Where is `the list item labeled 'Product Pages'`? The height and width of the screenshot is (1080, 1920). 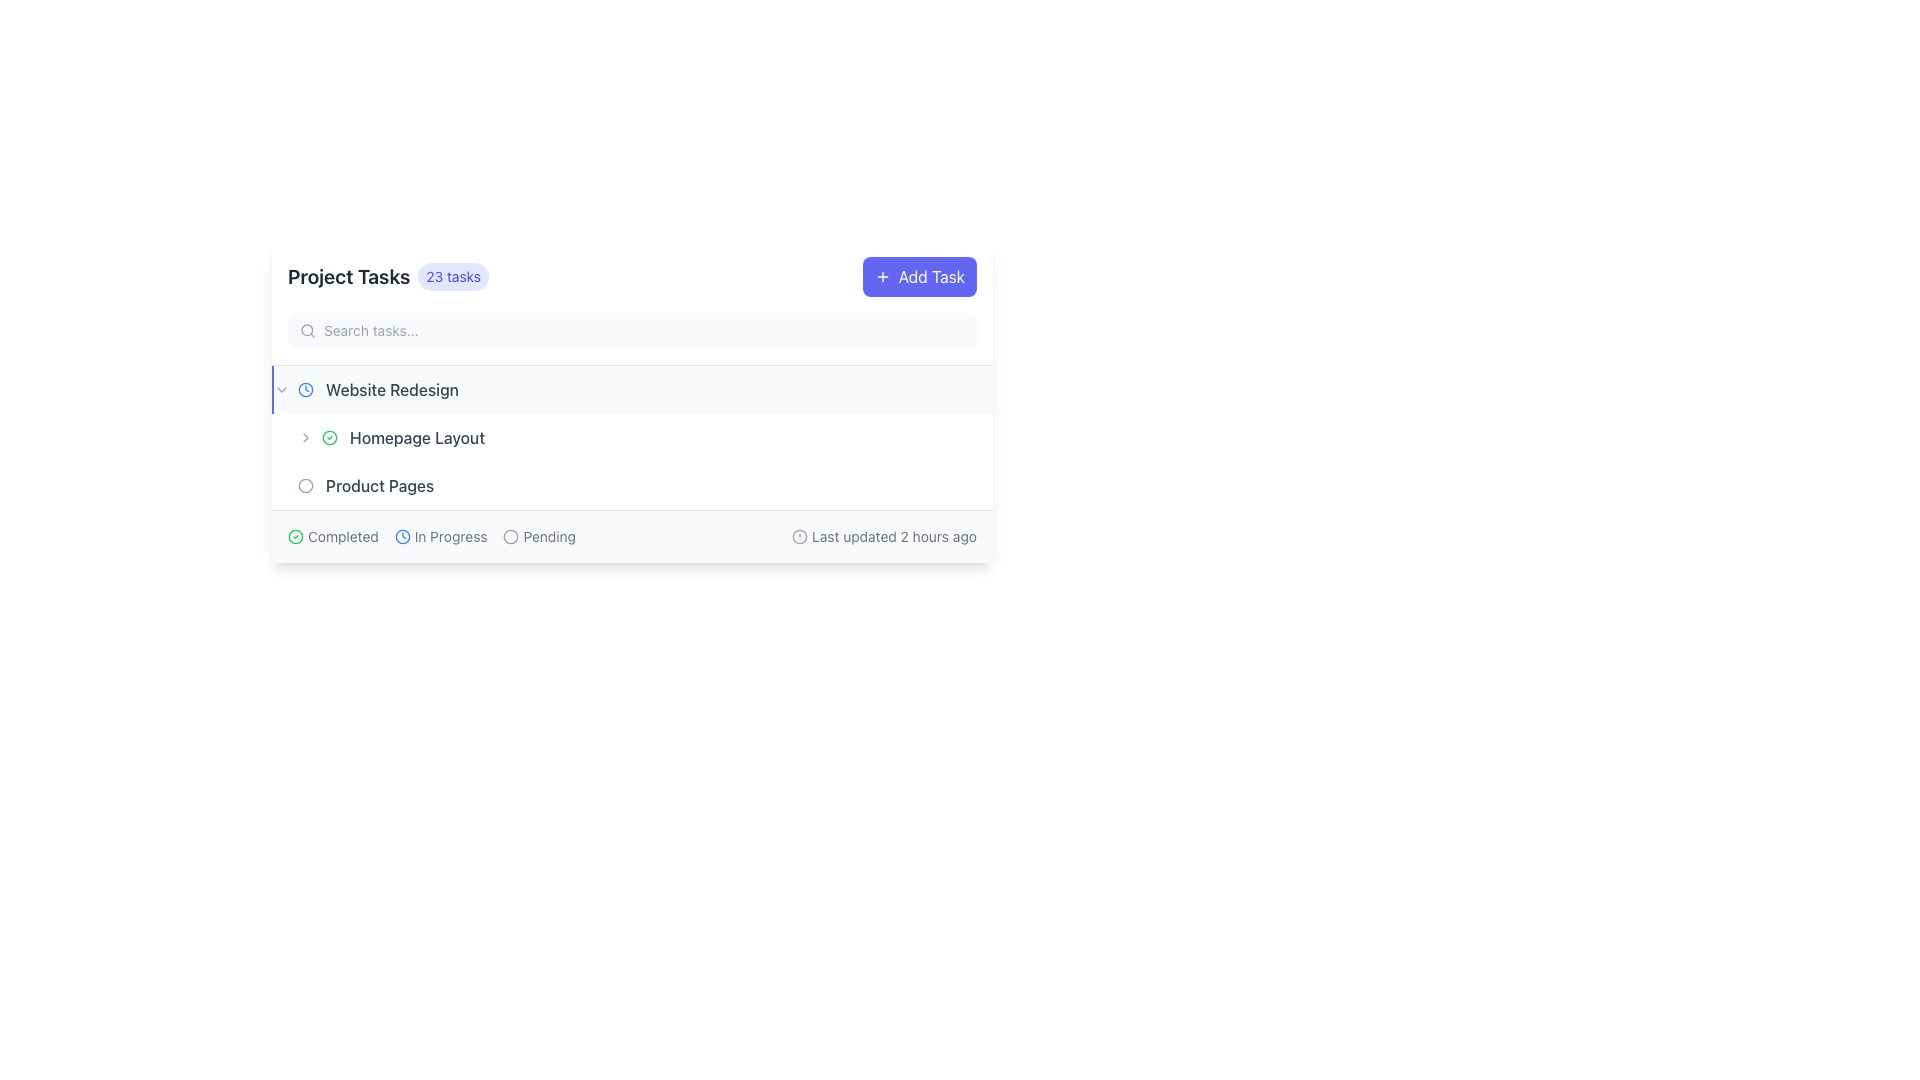 the list item labeled 'Product Pages' is located at coordinates (631, 486).